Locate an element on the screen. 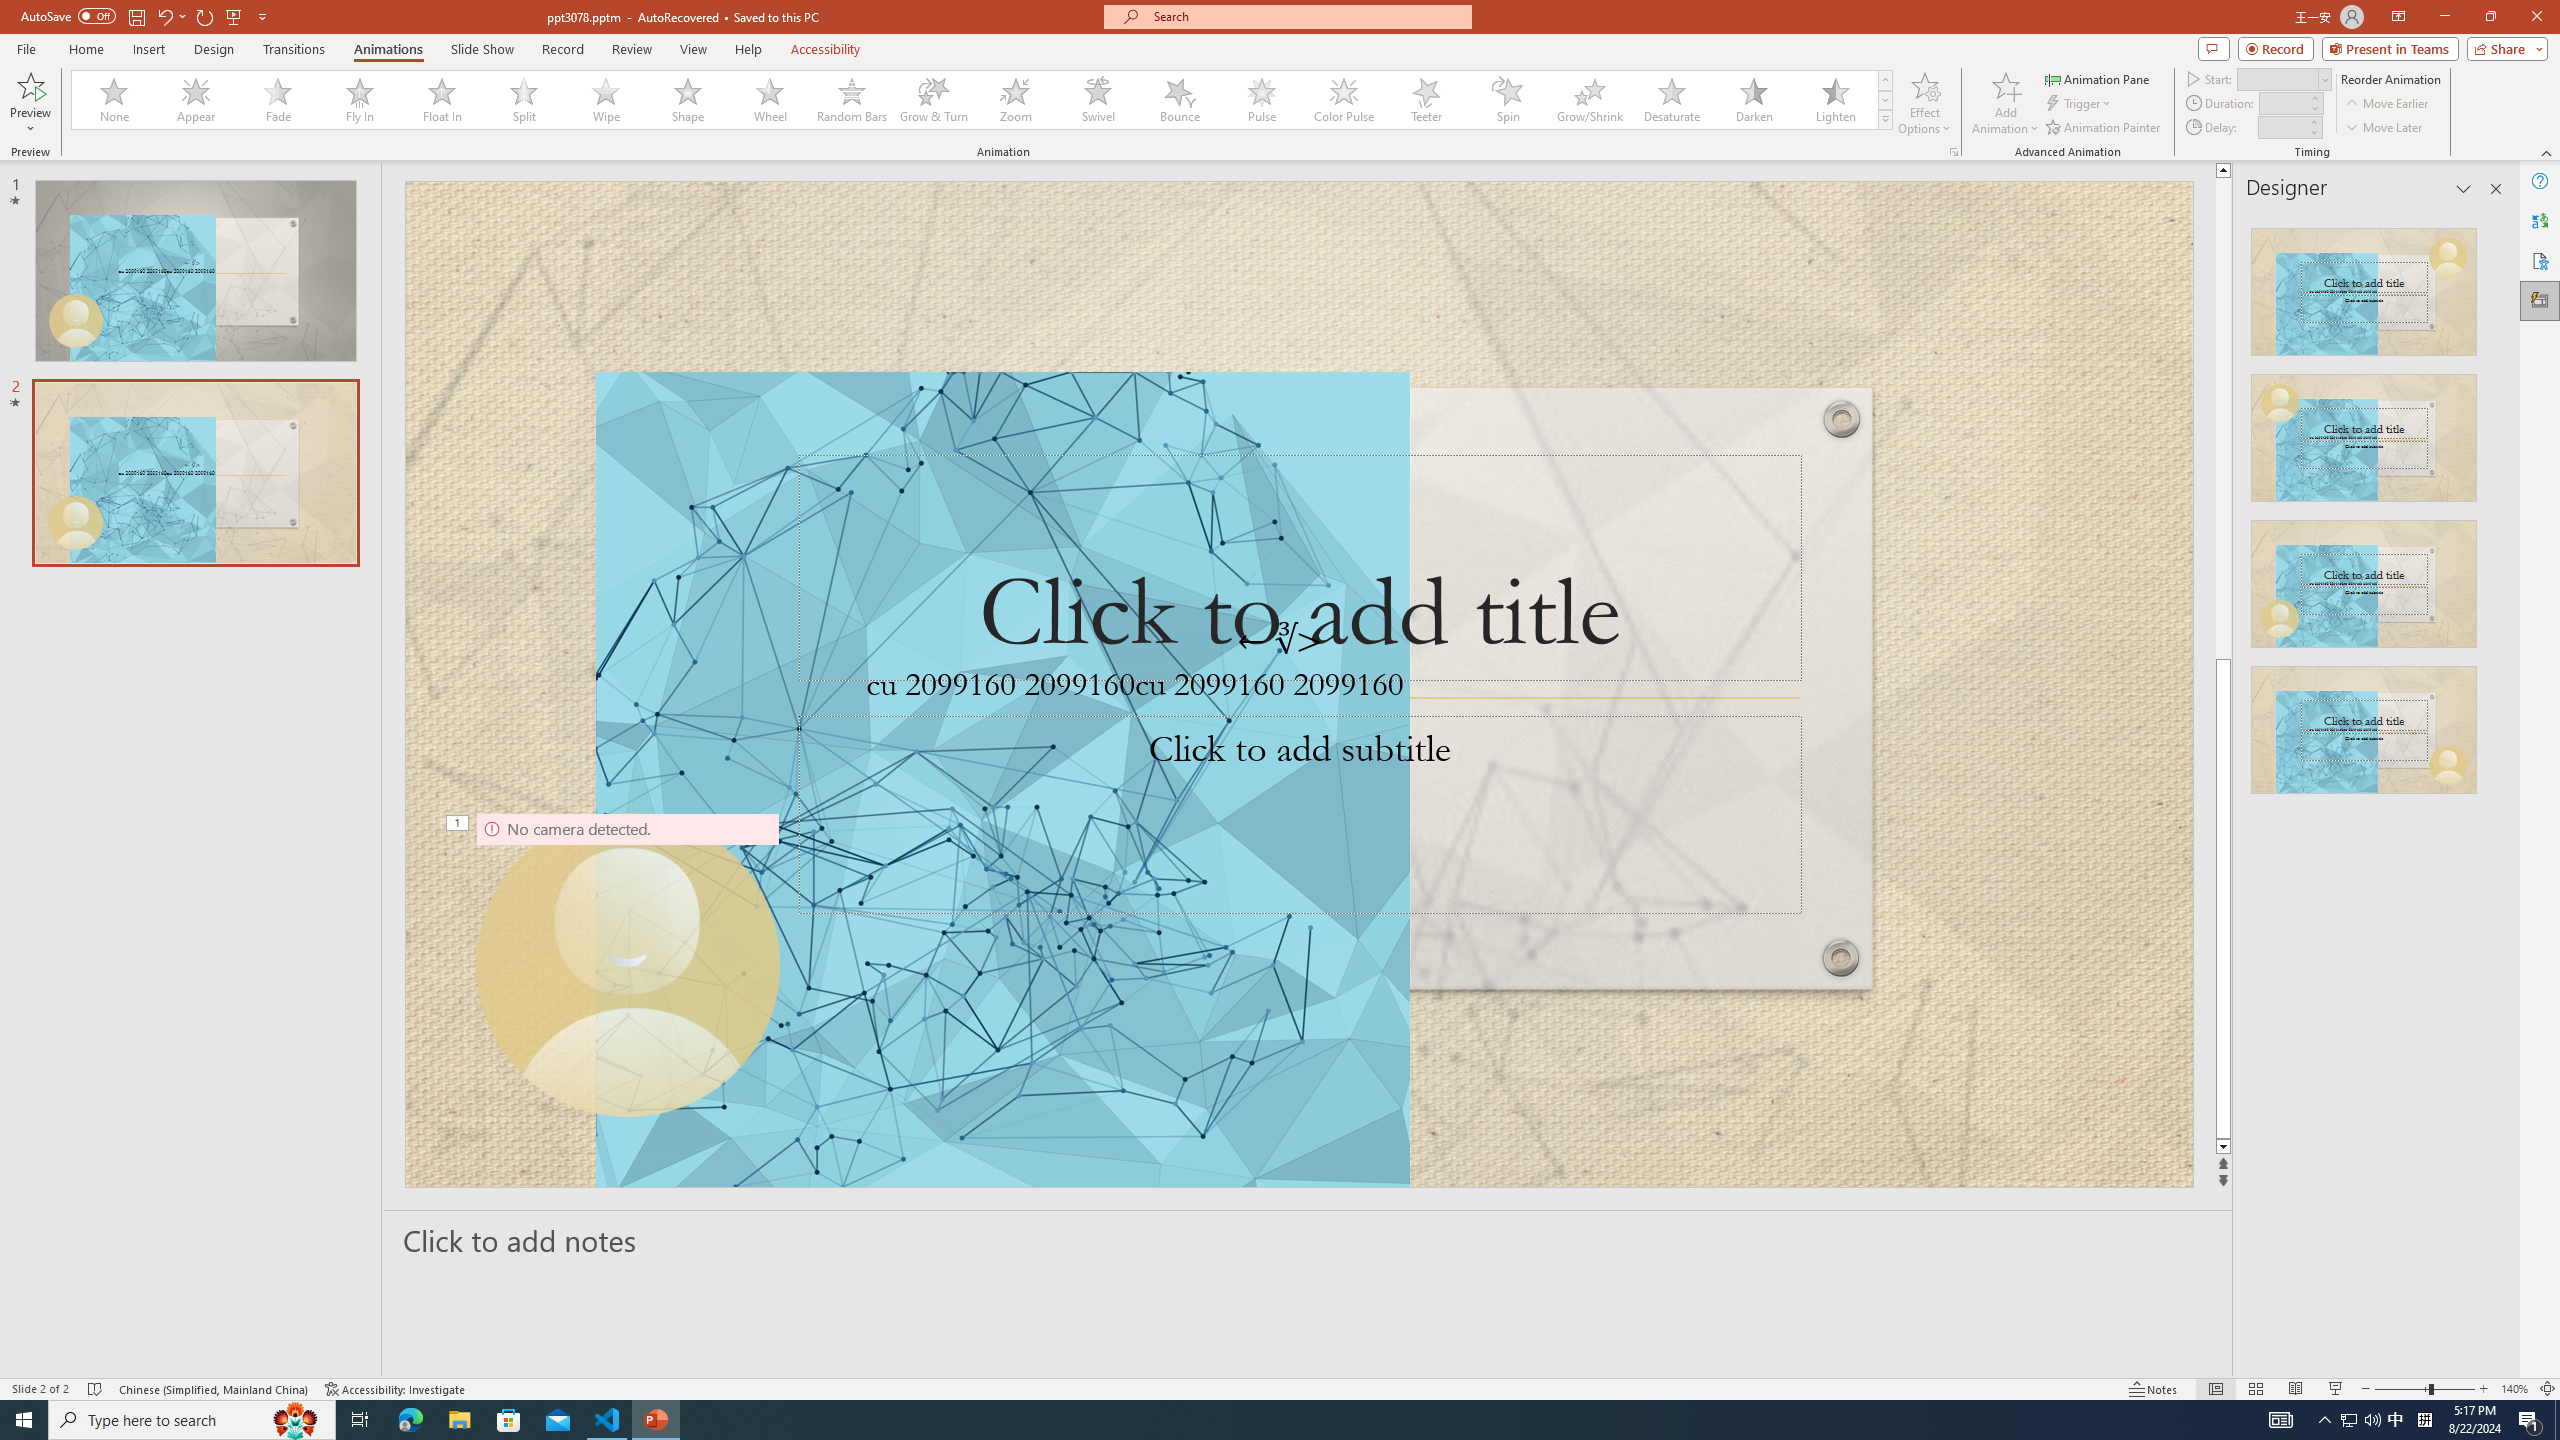 The image size is (2560, 1440). 'AutomationID: AnimationGallery' is located at coordinates (982, 99).